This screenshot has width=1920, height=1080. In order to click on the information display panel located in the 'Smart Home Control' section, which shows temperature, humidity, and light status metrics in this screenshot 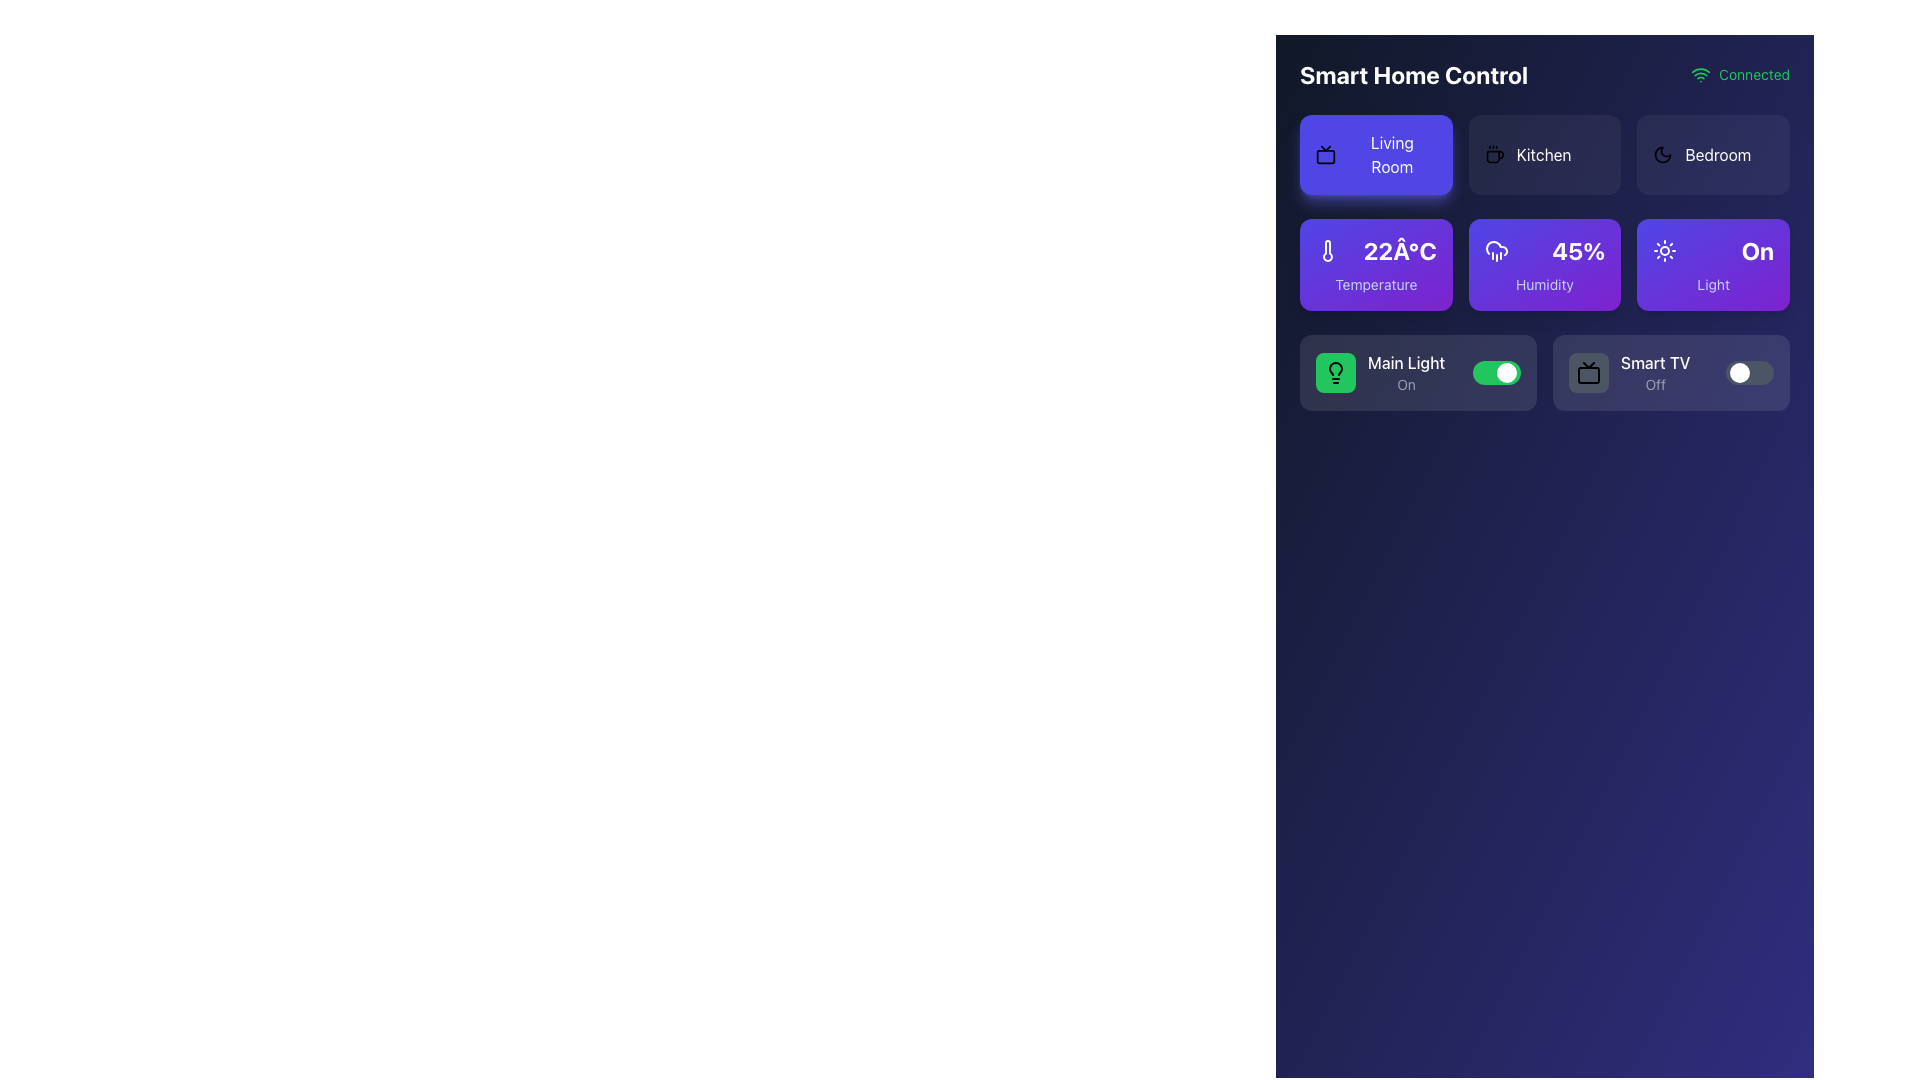, I will do `click(1544, 315)`.